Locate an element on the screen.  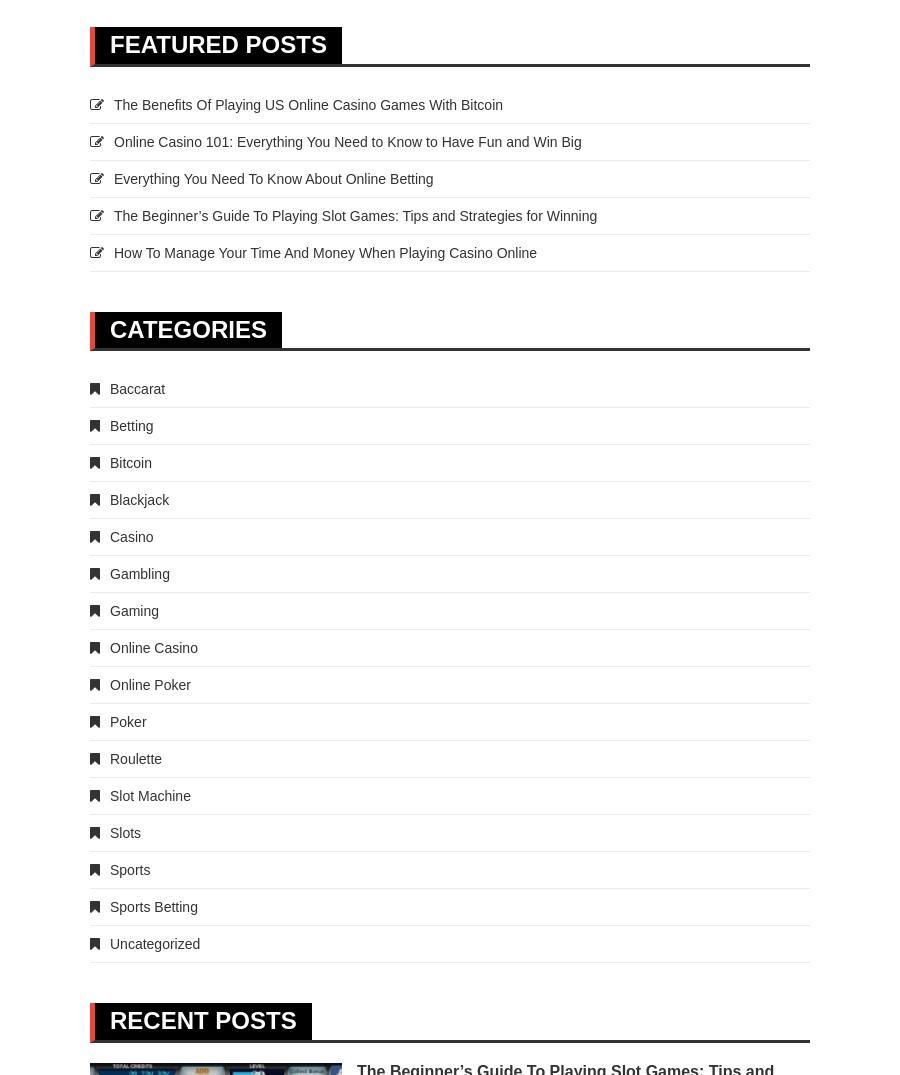
'Roulette' is located at coordinates (135, 757).